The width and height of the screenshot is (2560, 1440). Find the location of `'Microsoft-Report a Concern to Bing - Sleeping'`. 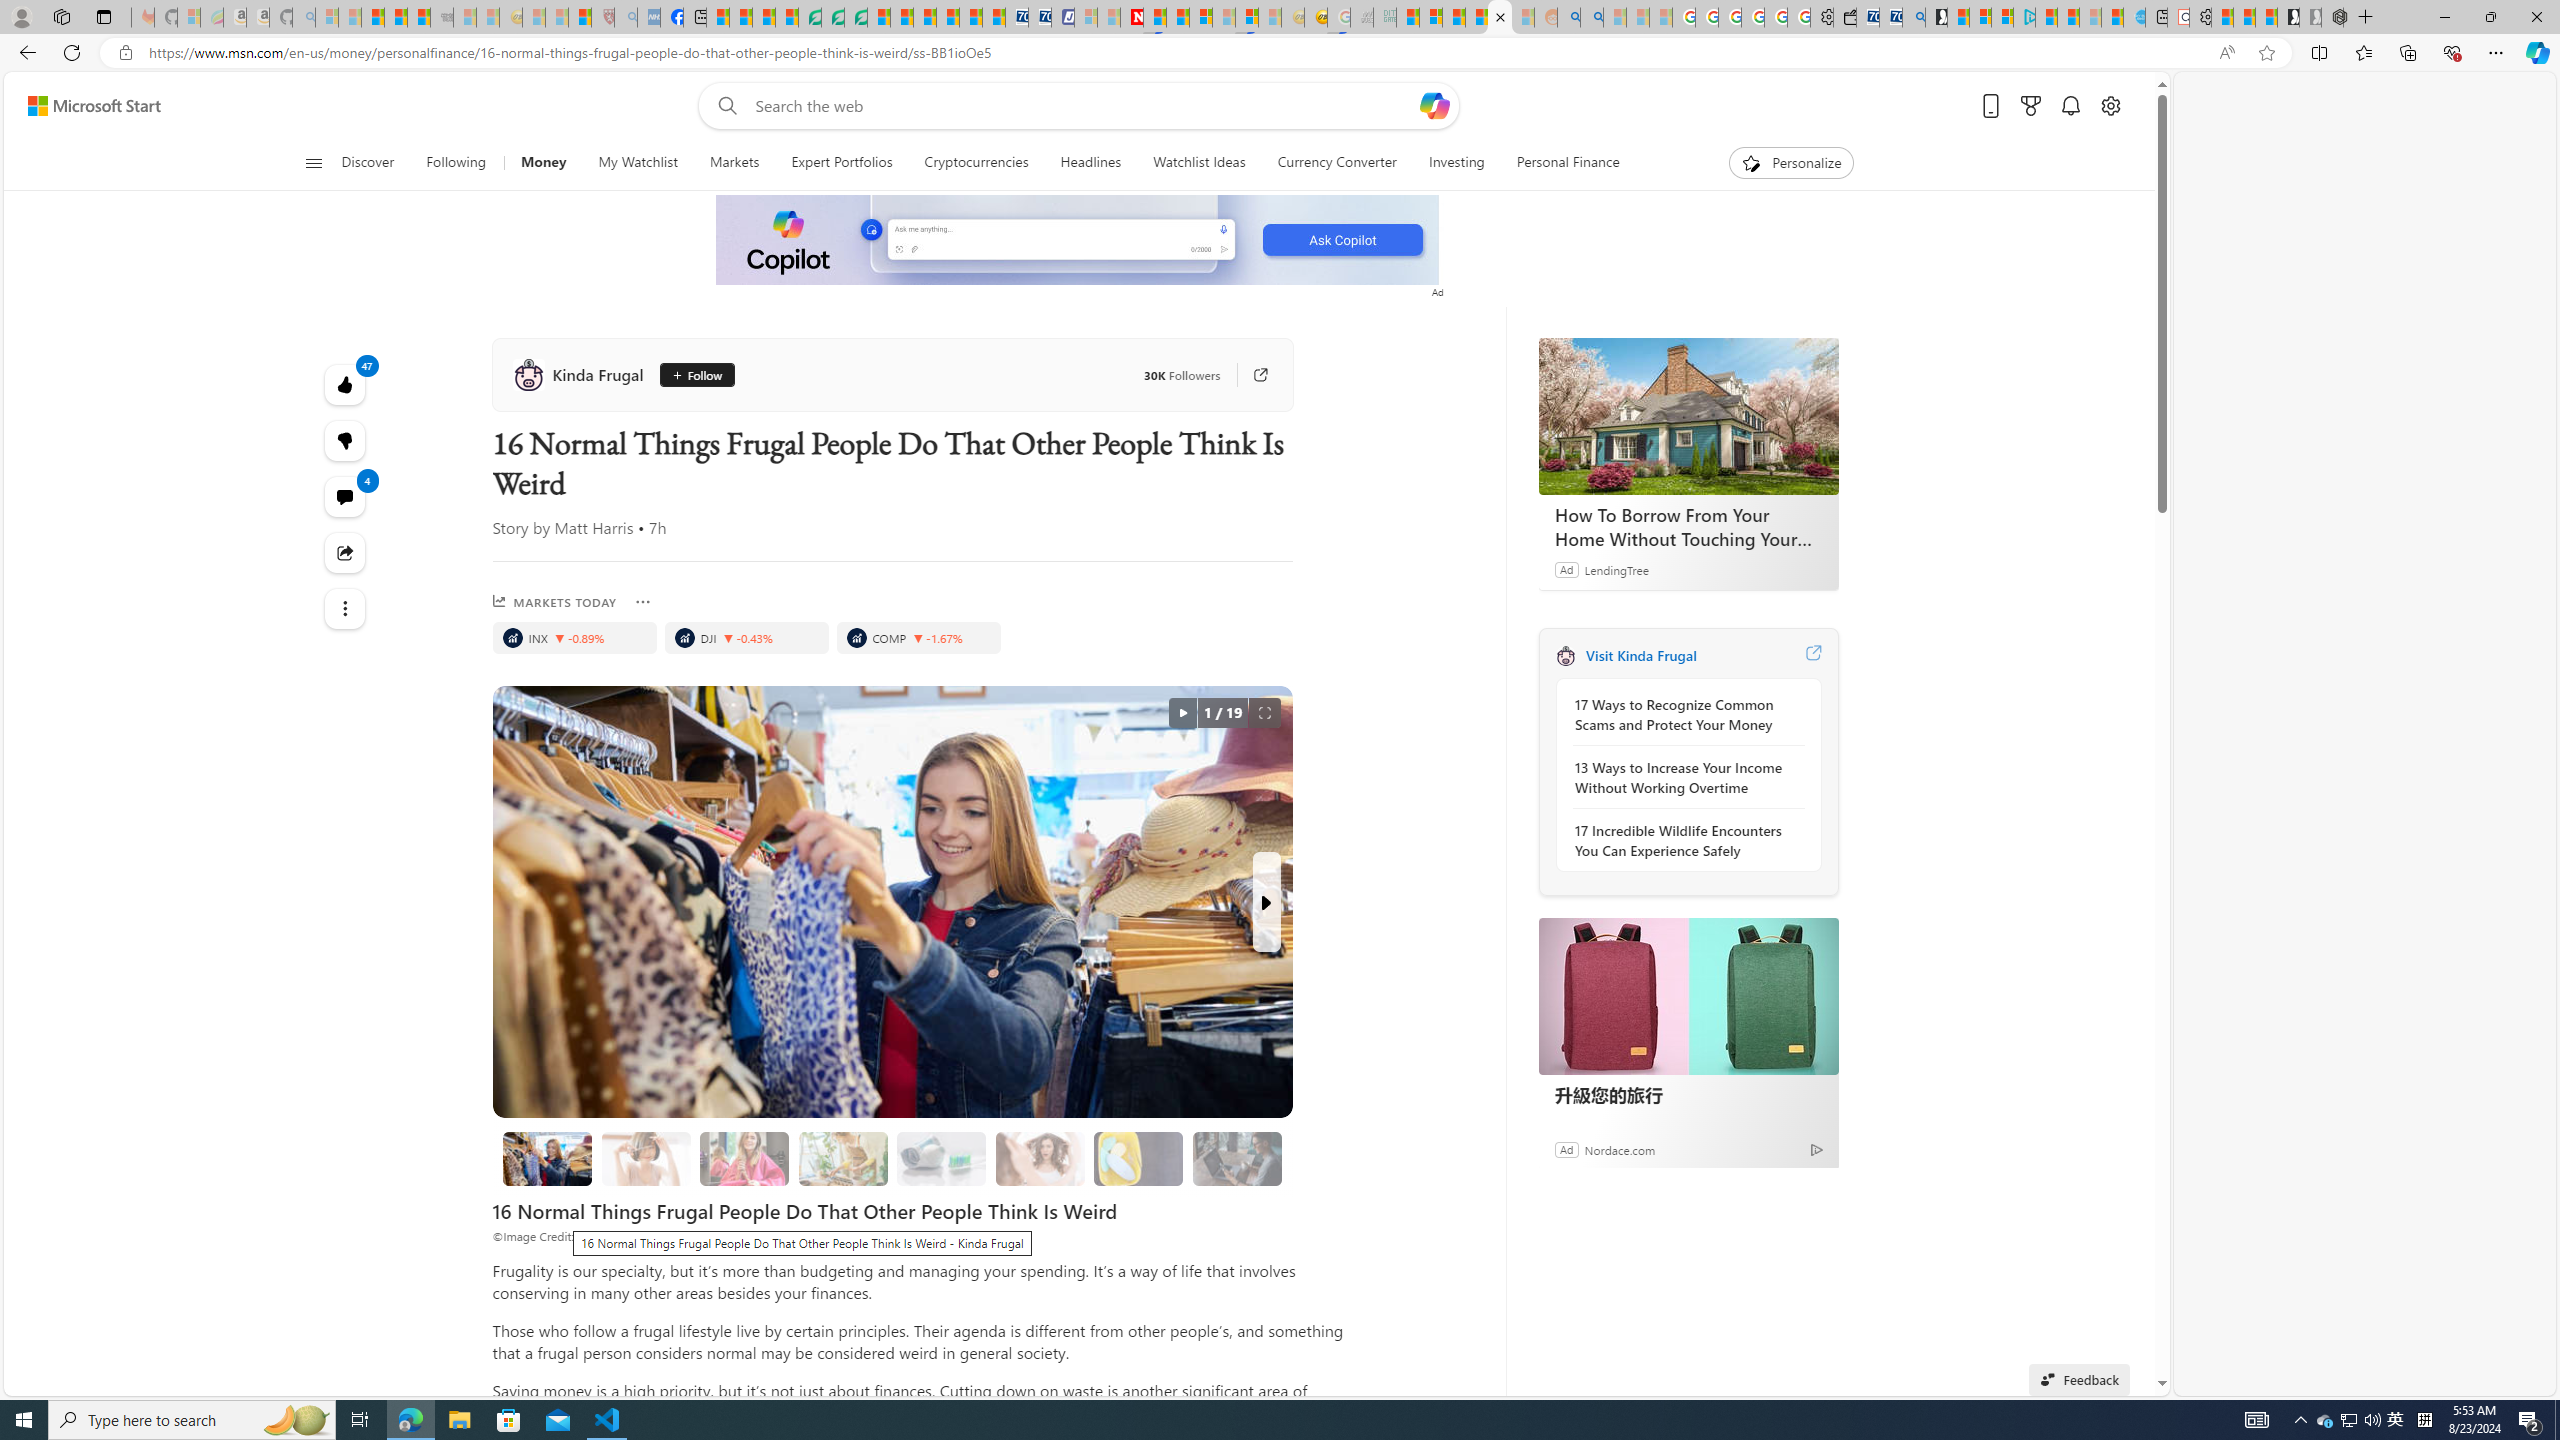

'Microsoft-Report a Concern to Bing - Sleeping' is located at coordinates (188, 16).